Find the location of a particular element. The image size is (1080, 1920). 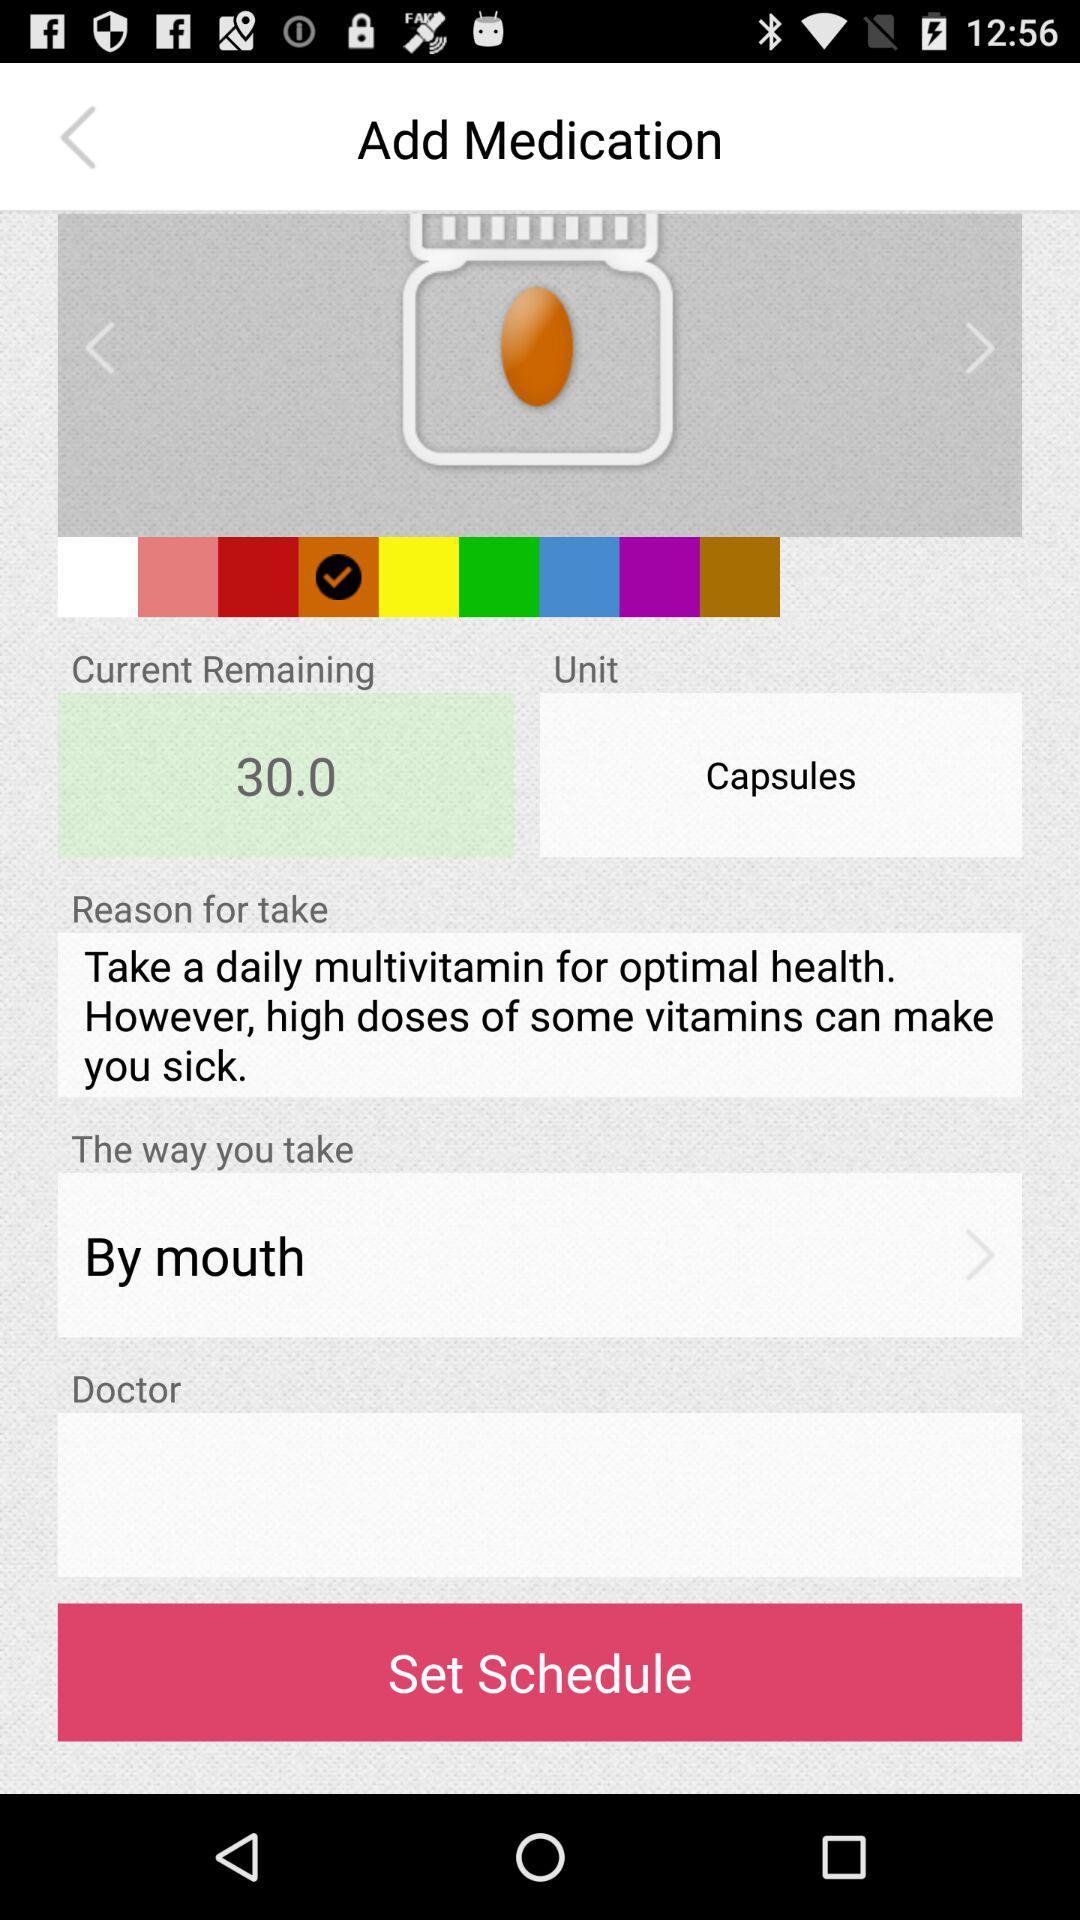

the button on the left to first image on the web page is located at coordinates (100, 348).